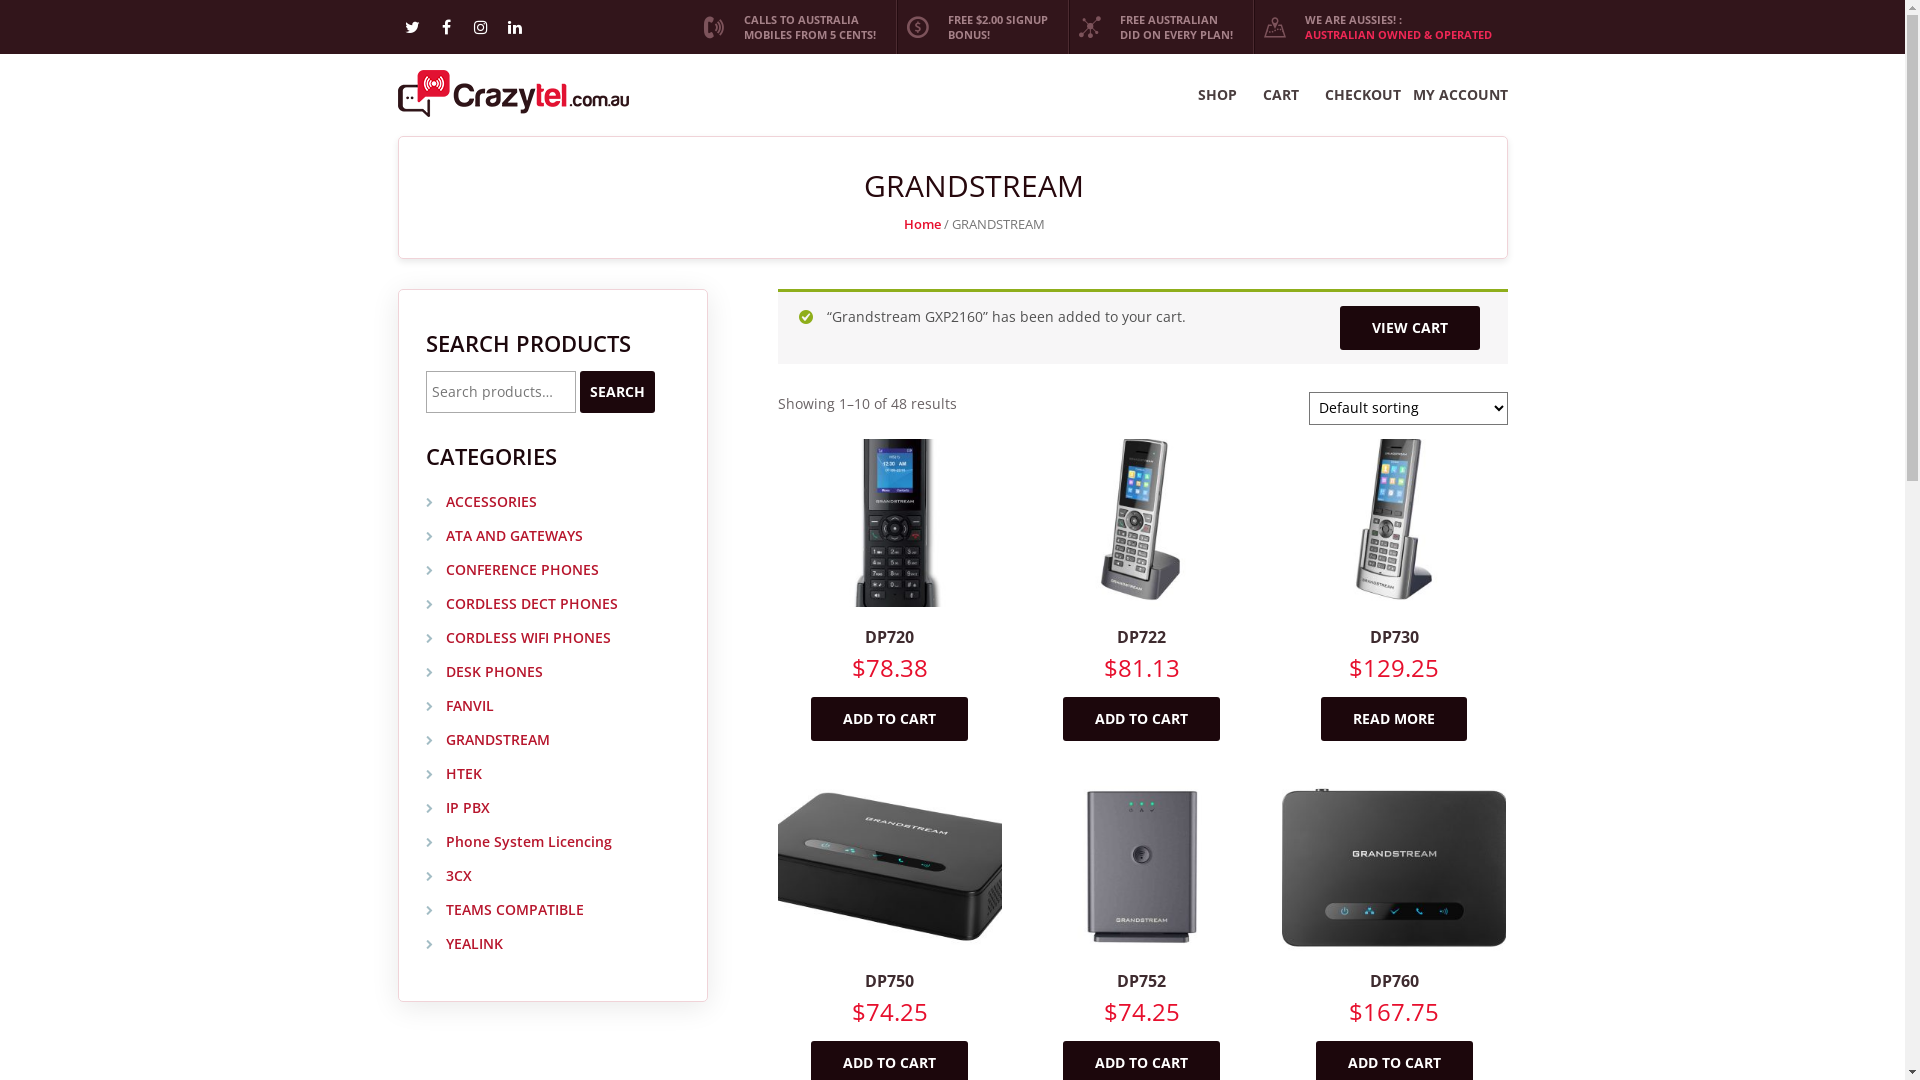 This screenshot has height=1080, width=1920. What do you see at coordinates (1459, 95) in the screenshot?
I see `'MY ACCOUNT'` at bounding box center [1459, 95].